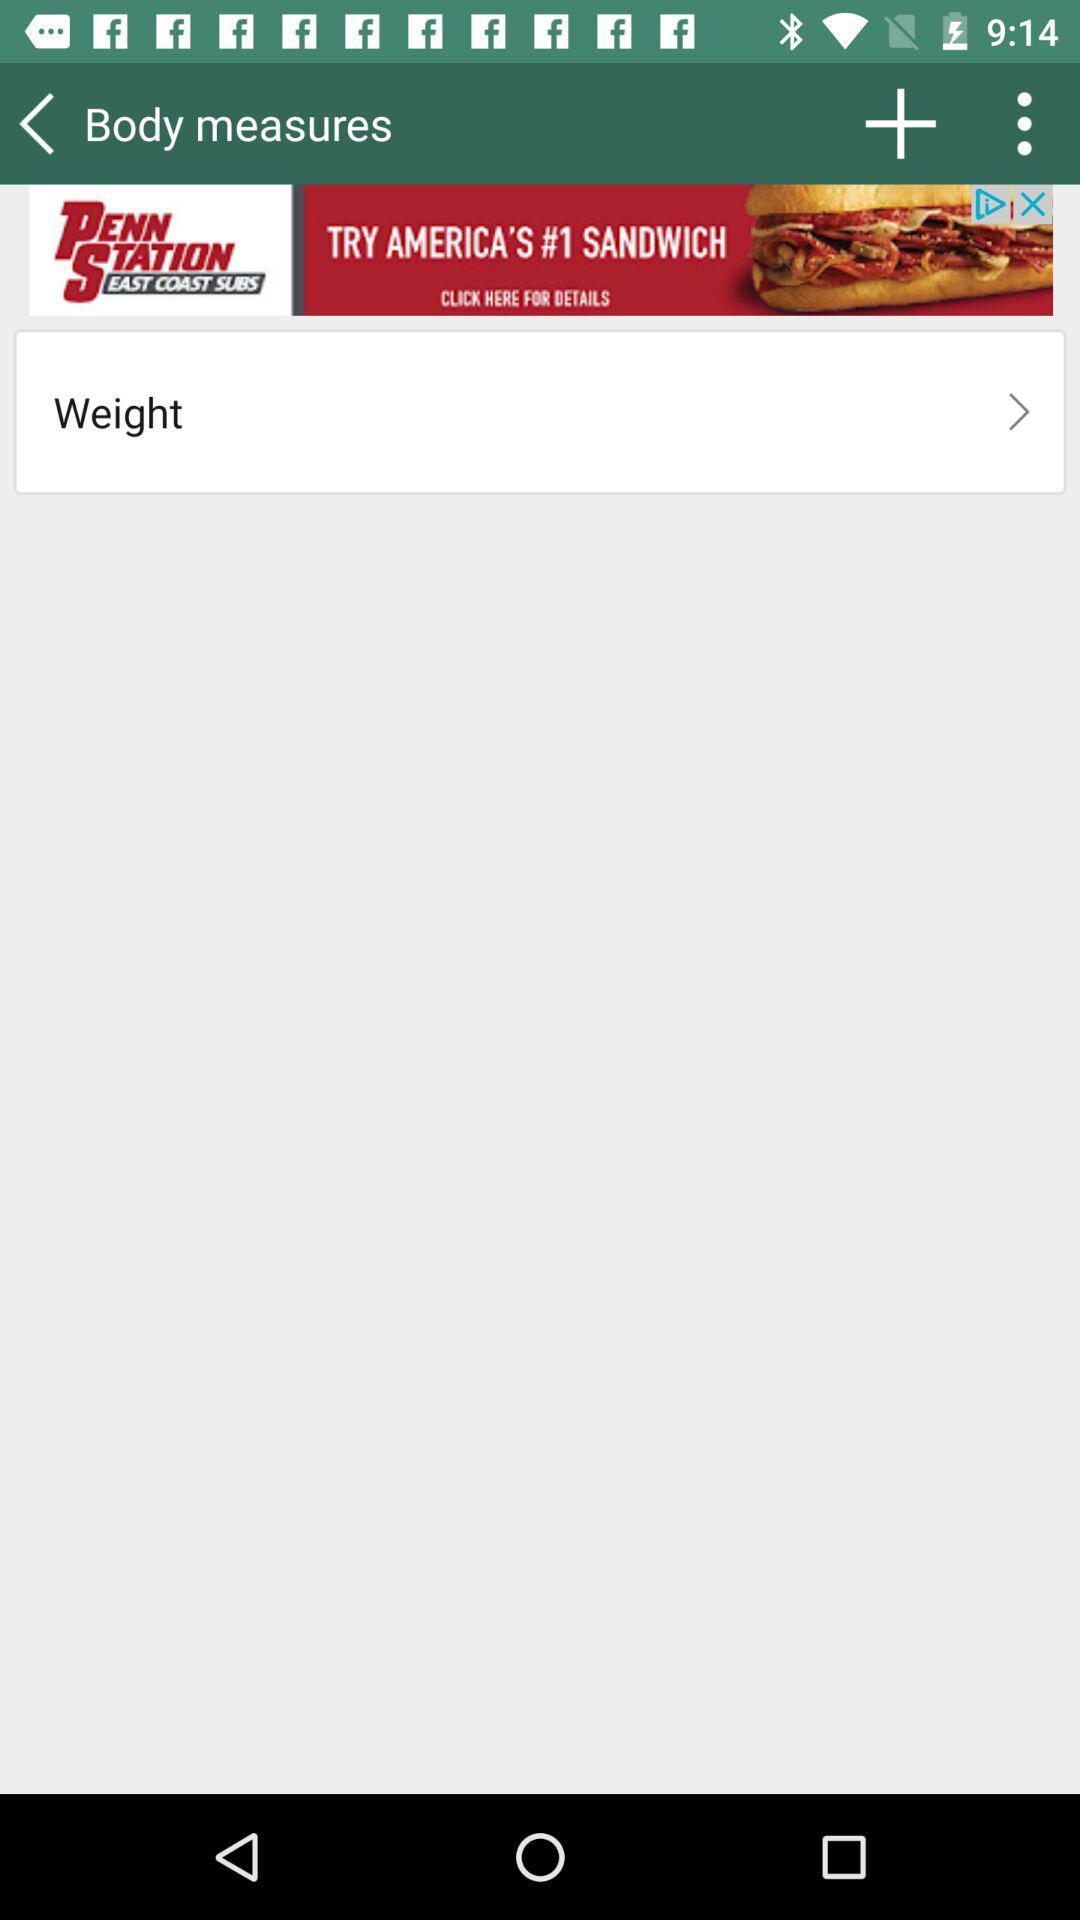 The image size is (1080, 1920). Describe the element at coordinates (1031, 122) in the screenshot. I see `the more icon` at that location.